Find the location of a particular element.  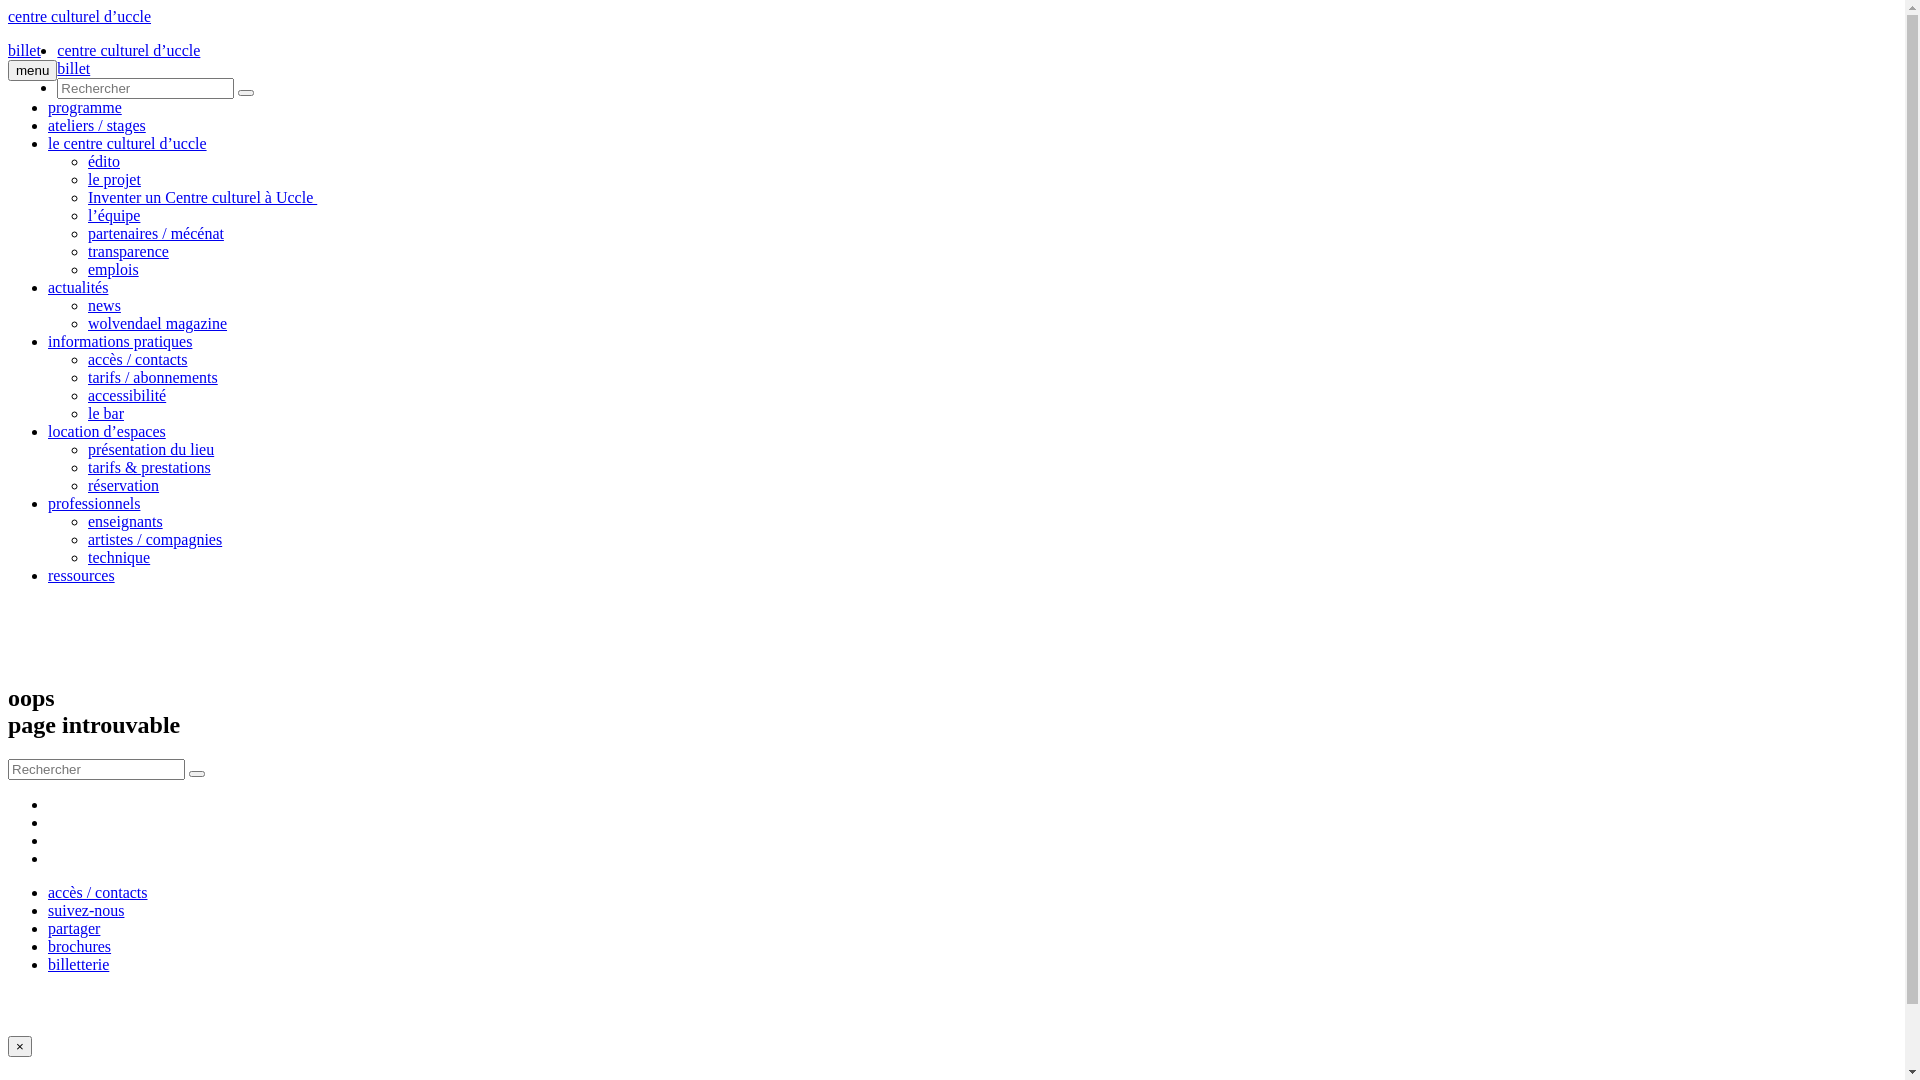

'partager' is located at coordinates (73, 928).